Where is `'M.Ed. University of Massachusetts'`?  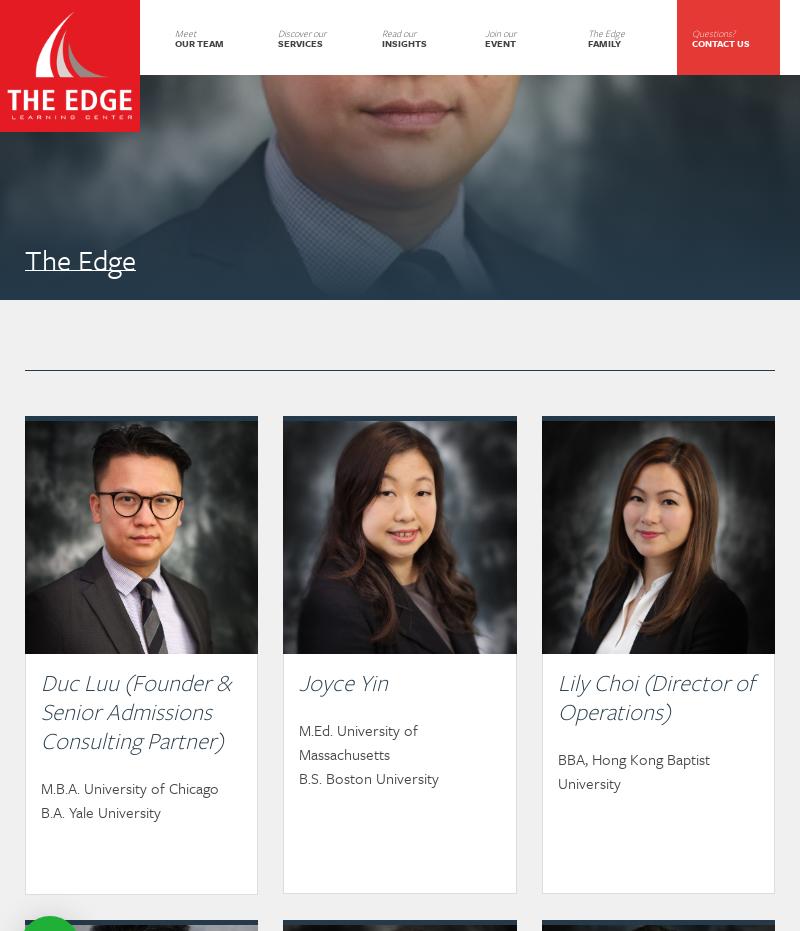
'M.Ed. University of Massachusetts' is located at coordinates (358, 742).